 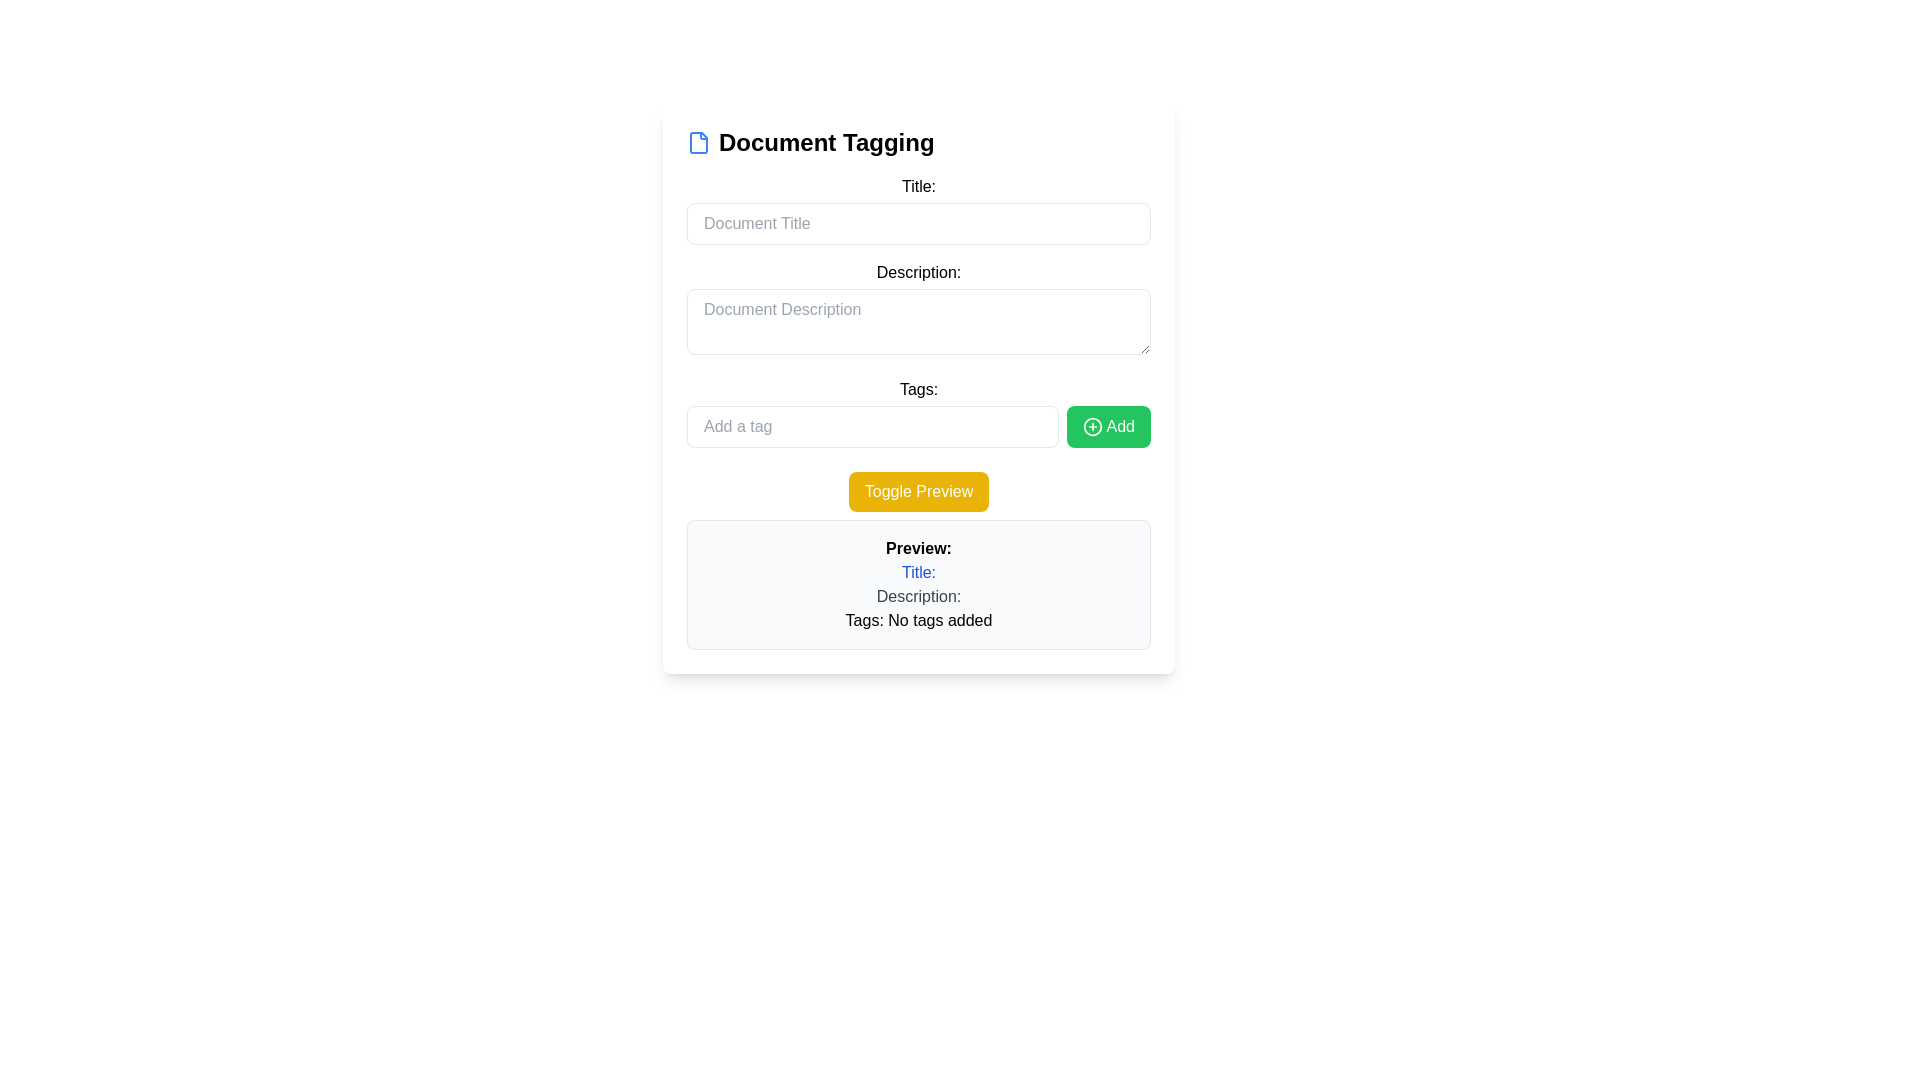 What do you see at coordinates (1091, 426) in the screenshot?
I see `the green circular icon with a plus symbol inside, located to the left of the 'Add' button label` at bounding box center [1091, 426].